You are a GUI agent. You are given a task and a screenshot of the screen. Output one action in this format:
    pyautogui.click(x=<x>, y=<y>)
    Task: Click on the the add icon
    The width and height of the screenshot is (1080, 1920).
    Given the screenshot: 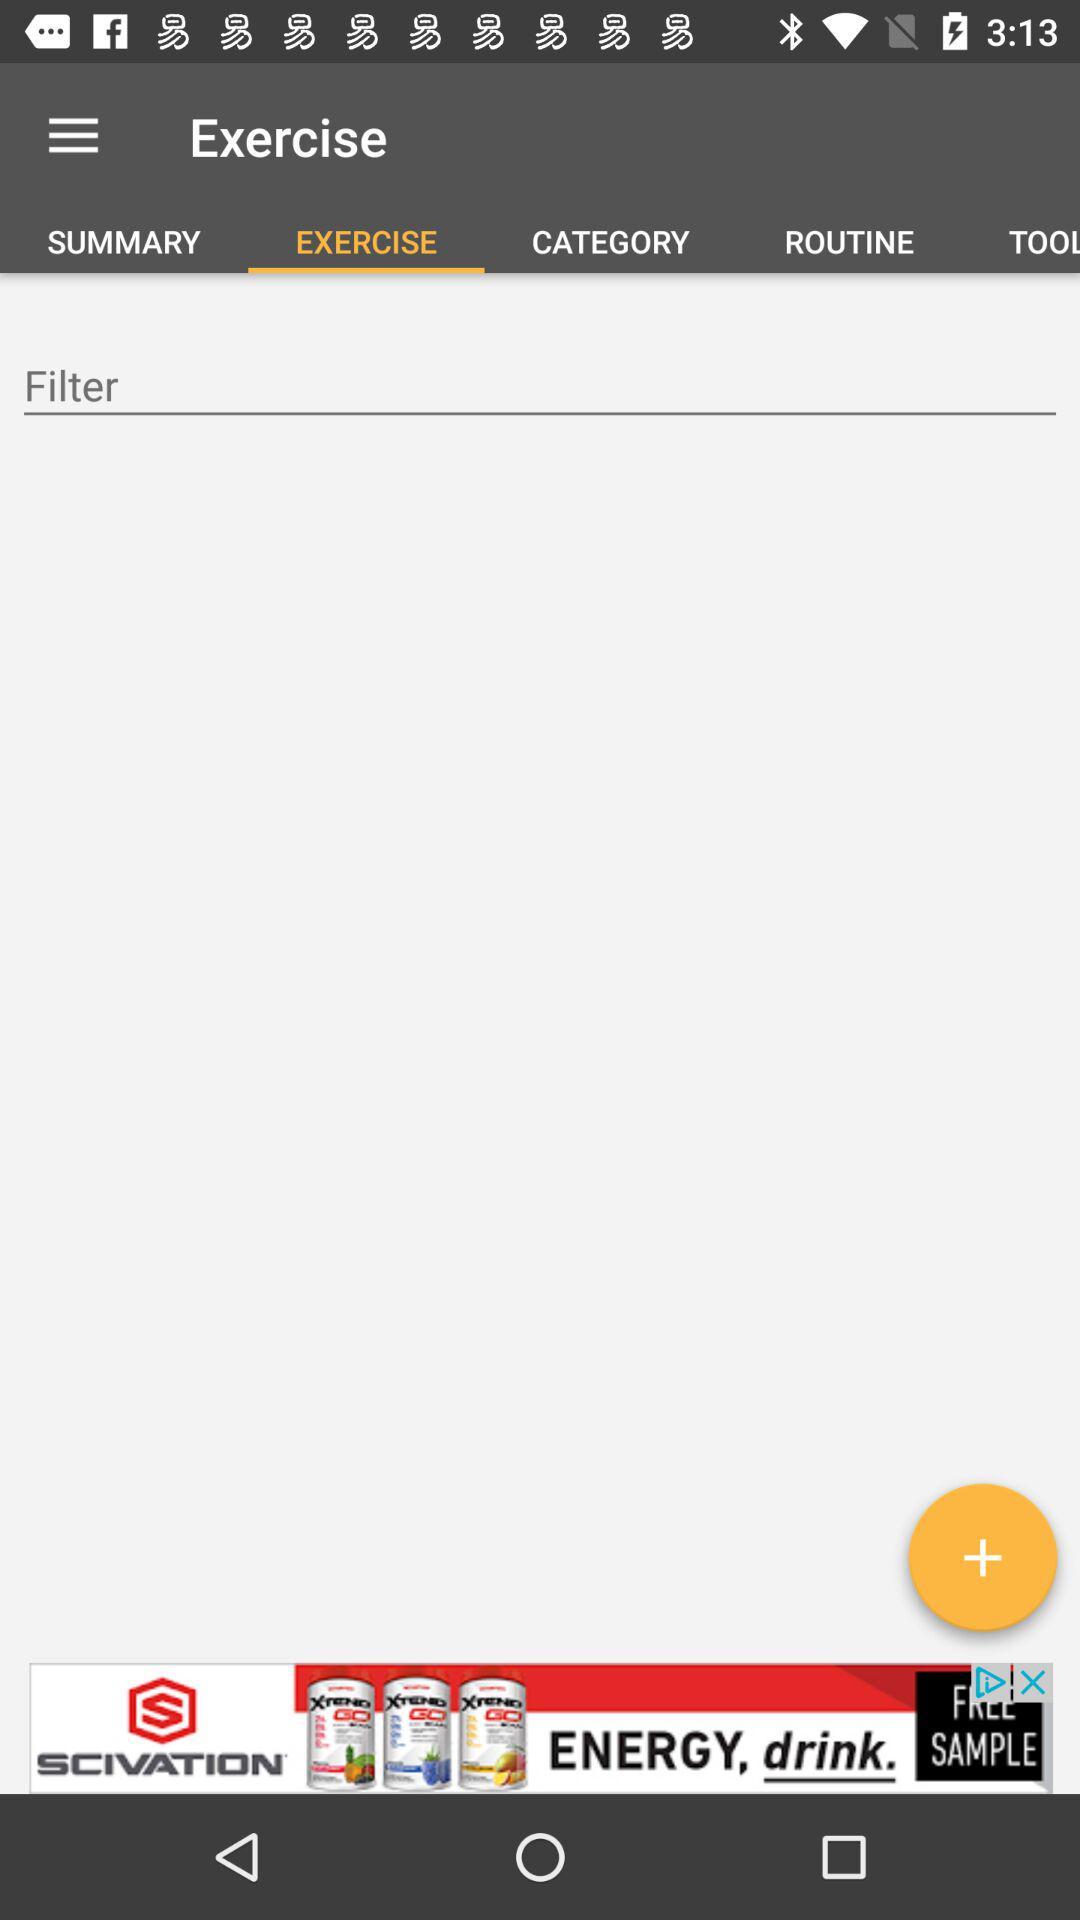 What is the action you would take?
    pyautogui.click(x=981, y=1564)
    